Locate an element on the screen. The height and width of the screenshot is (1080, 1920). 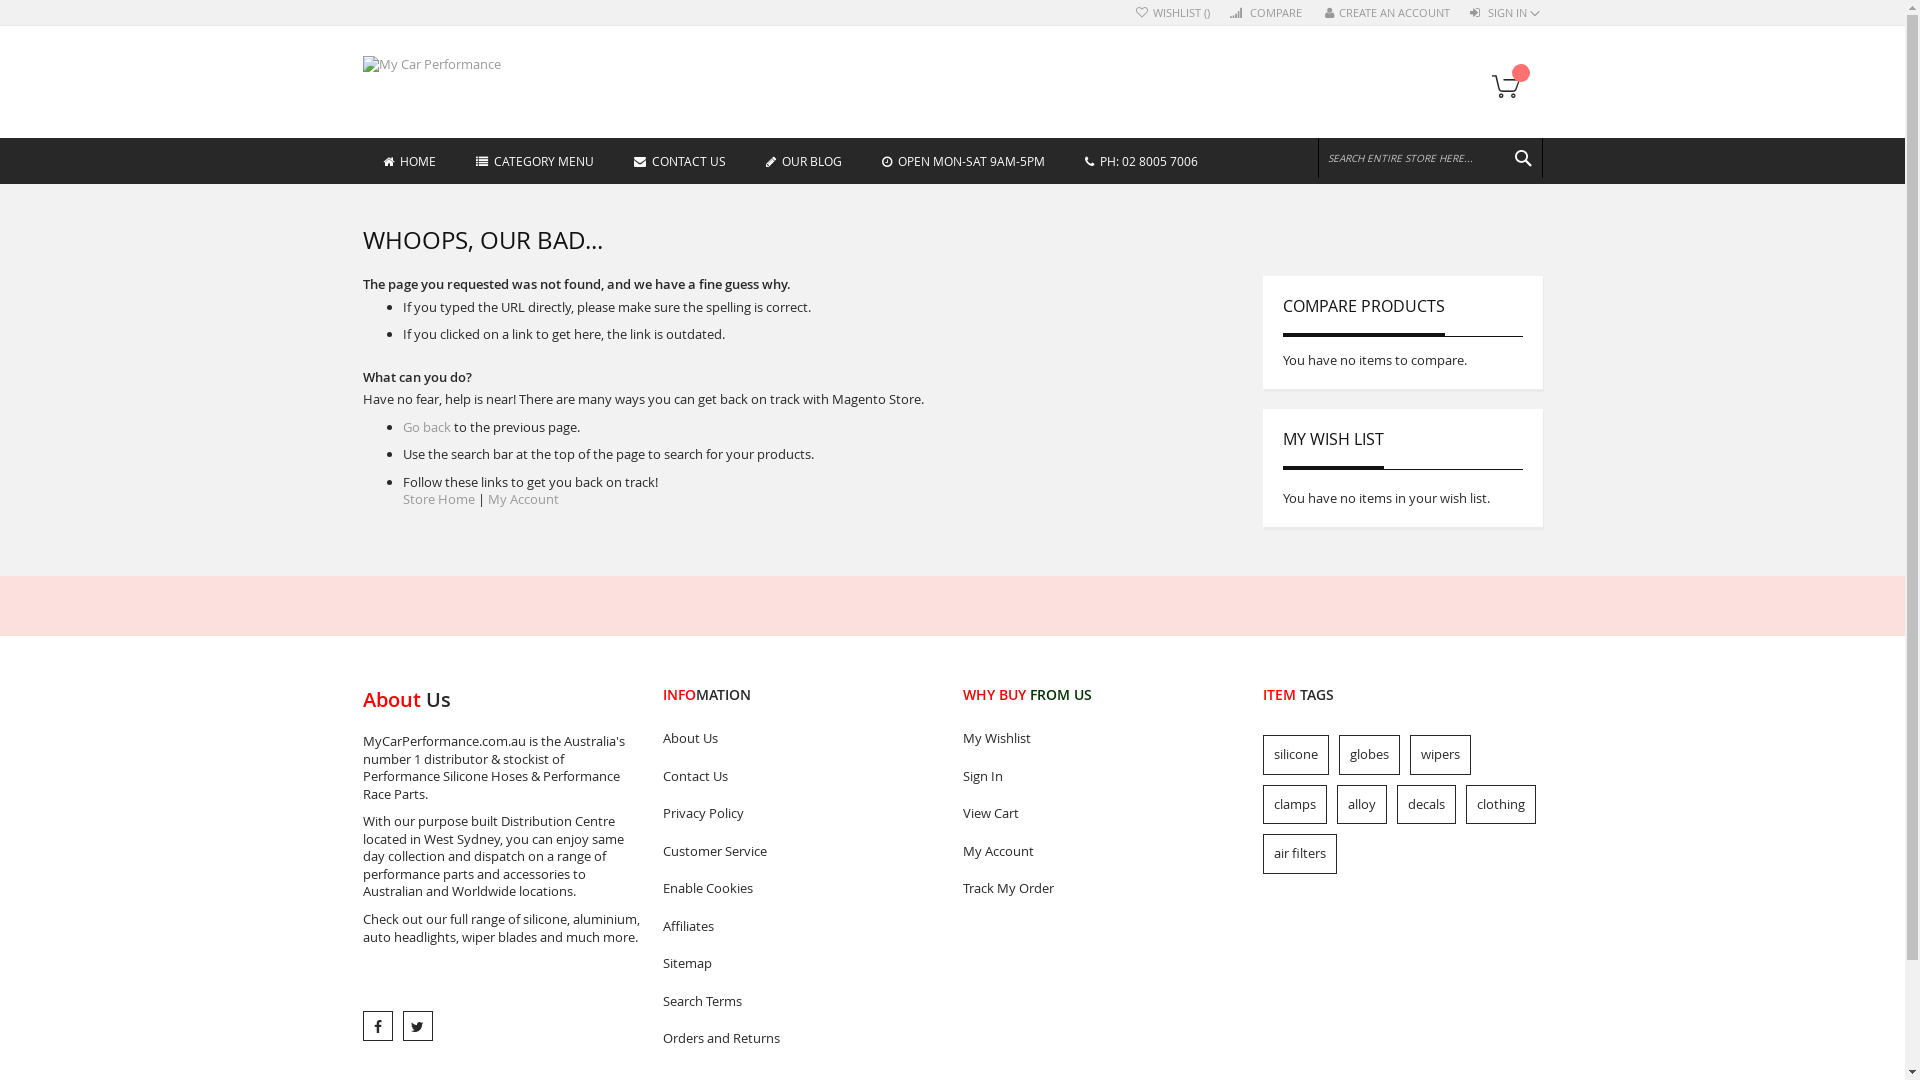
'wipers' is located at coordinates (1440, 755).